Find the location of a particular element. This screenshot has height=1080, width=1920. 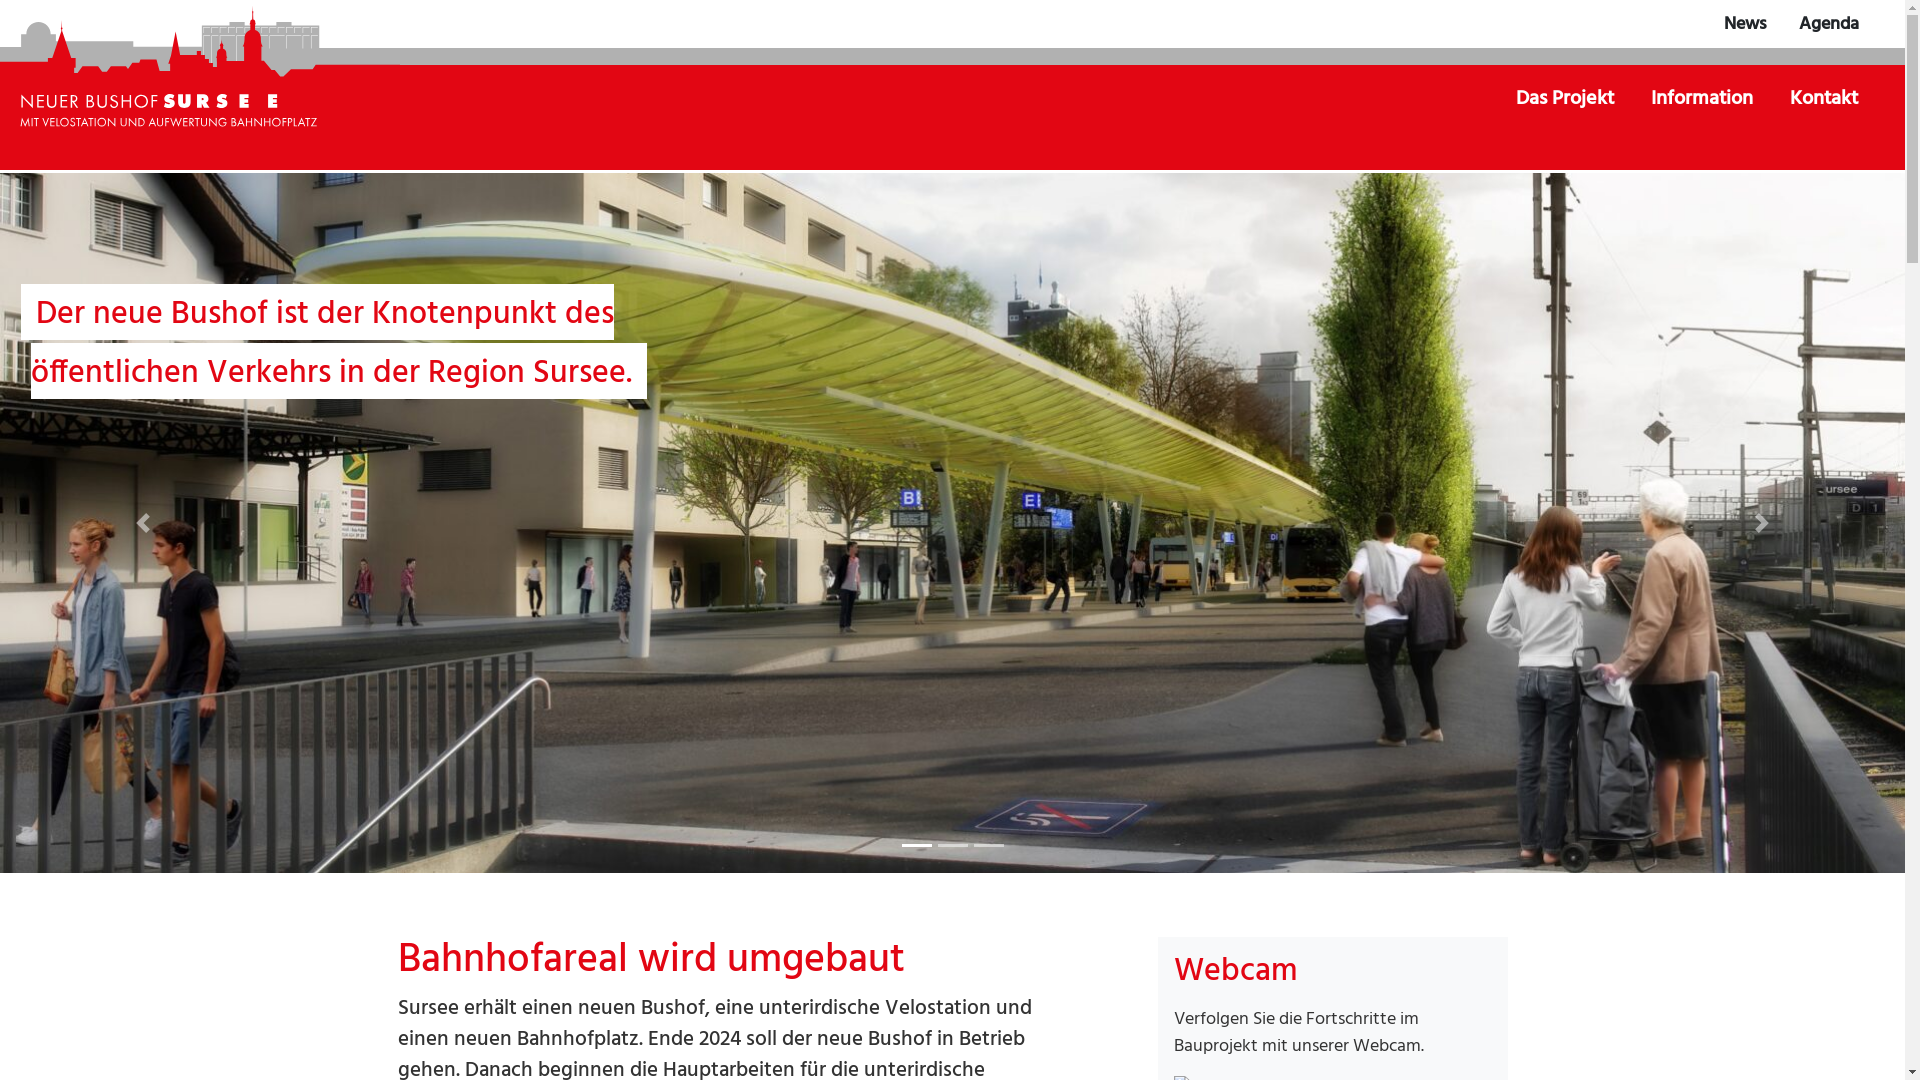

'Agenda' is located at coordinates (1828, 24).